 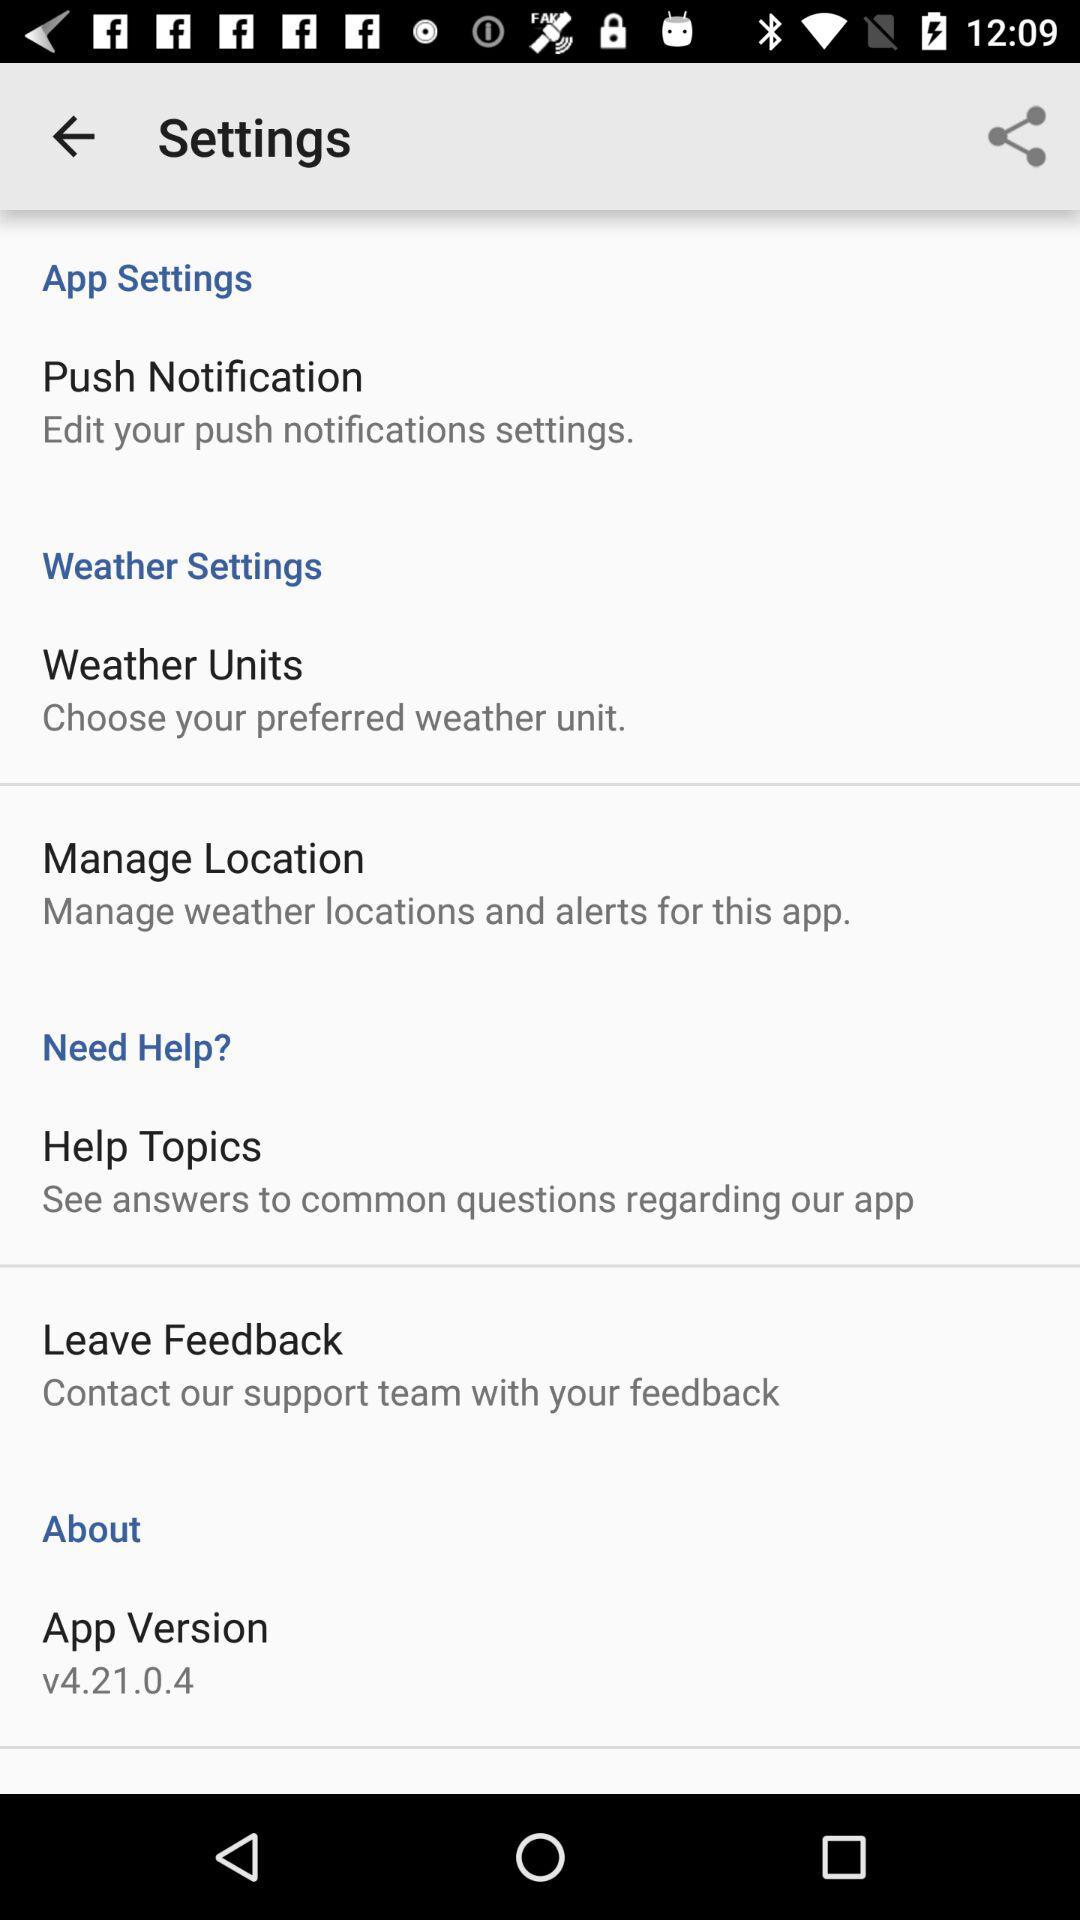 I want to click on help topics icon, so click(x=151, y=1144).